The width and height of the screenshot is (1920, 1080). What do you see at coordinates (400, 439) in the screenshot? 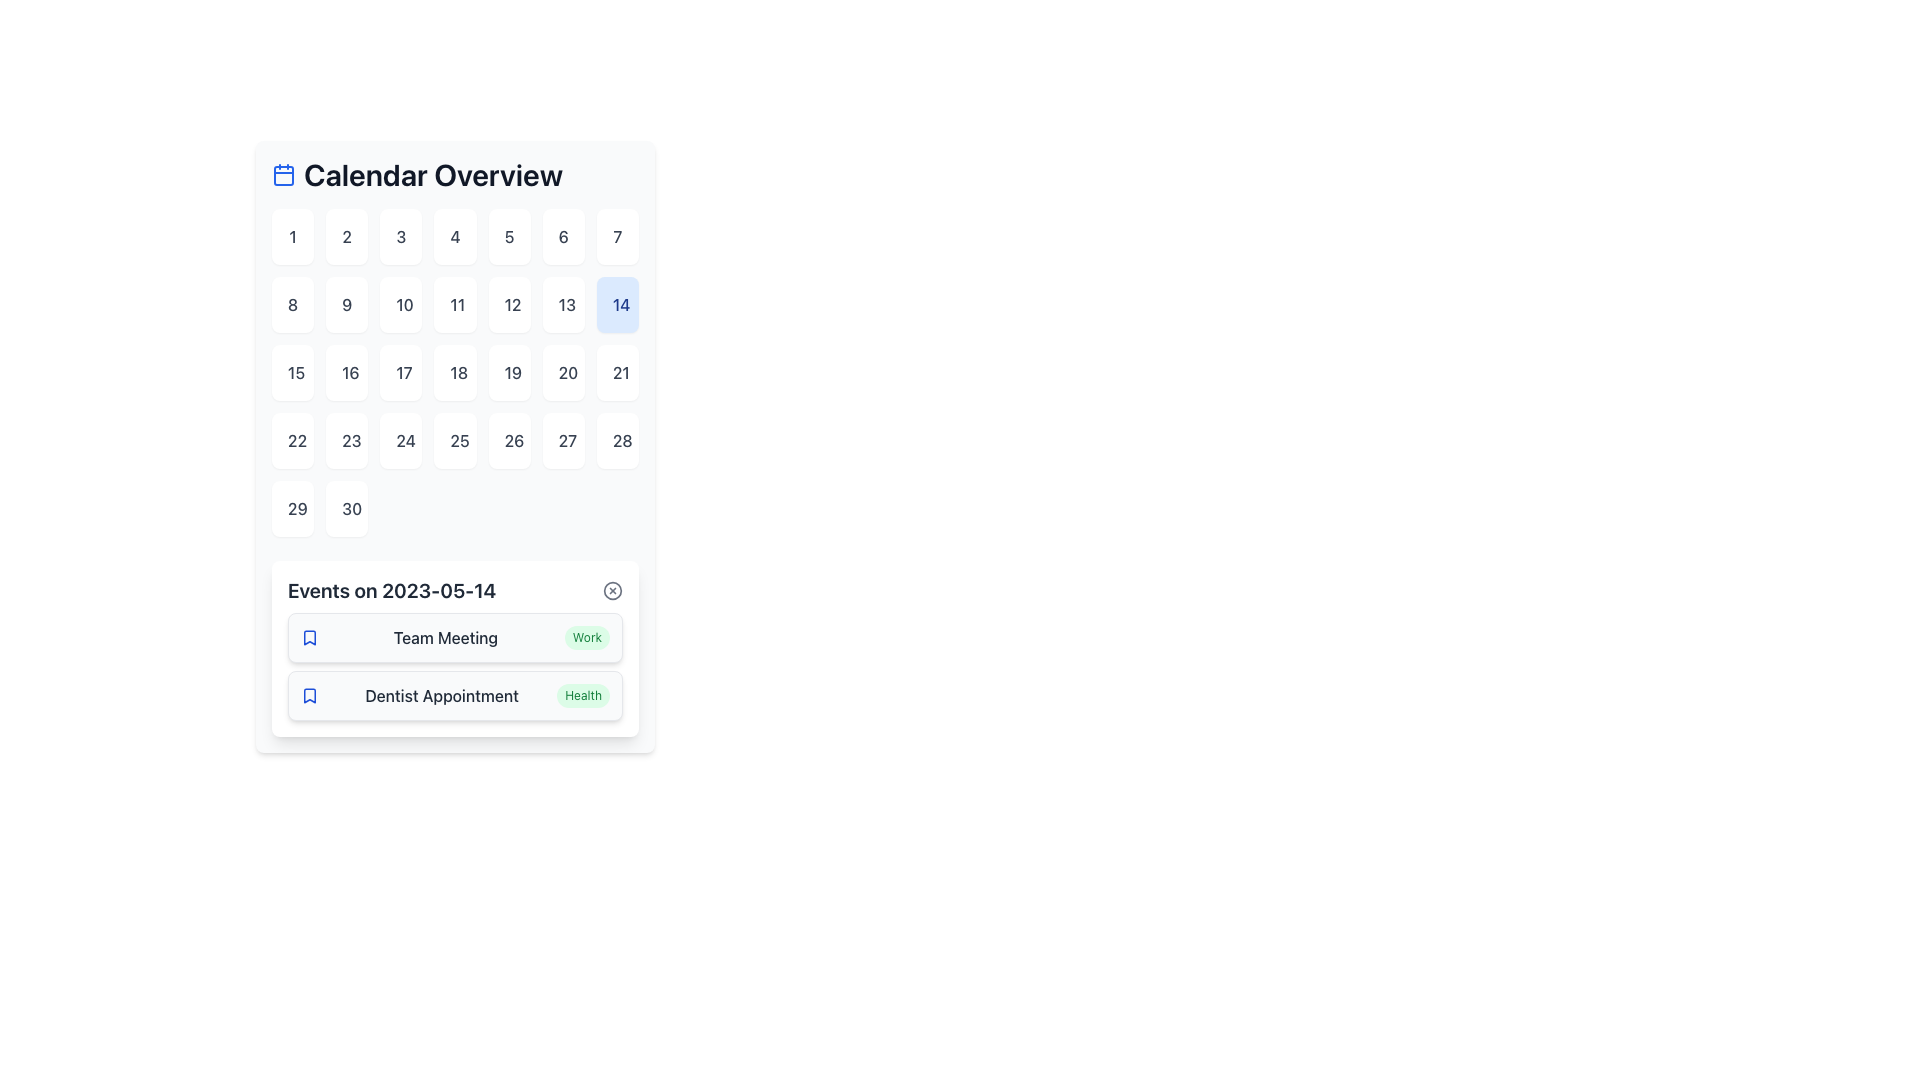
I see `the selectable date button in the calendar interface located in the fourth row and third column, which represents a date for viewing or adding events` at bounding box center [400, 439].